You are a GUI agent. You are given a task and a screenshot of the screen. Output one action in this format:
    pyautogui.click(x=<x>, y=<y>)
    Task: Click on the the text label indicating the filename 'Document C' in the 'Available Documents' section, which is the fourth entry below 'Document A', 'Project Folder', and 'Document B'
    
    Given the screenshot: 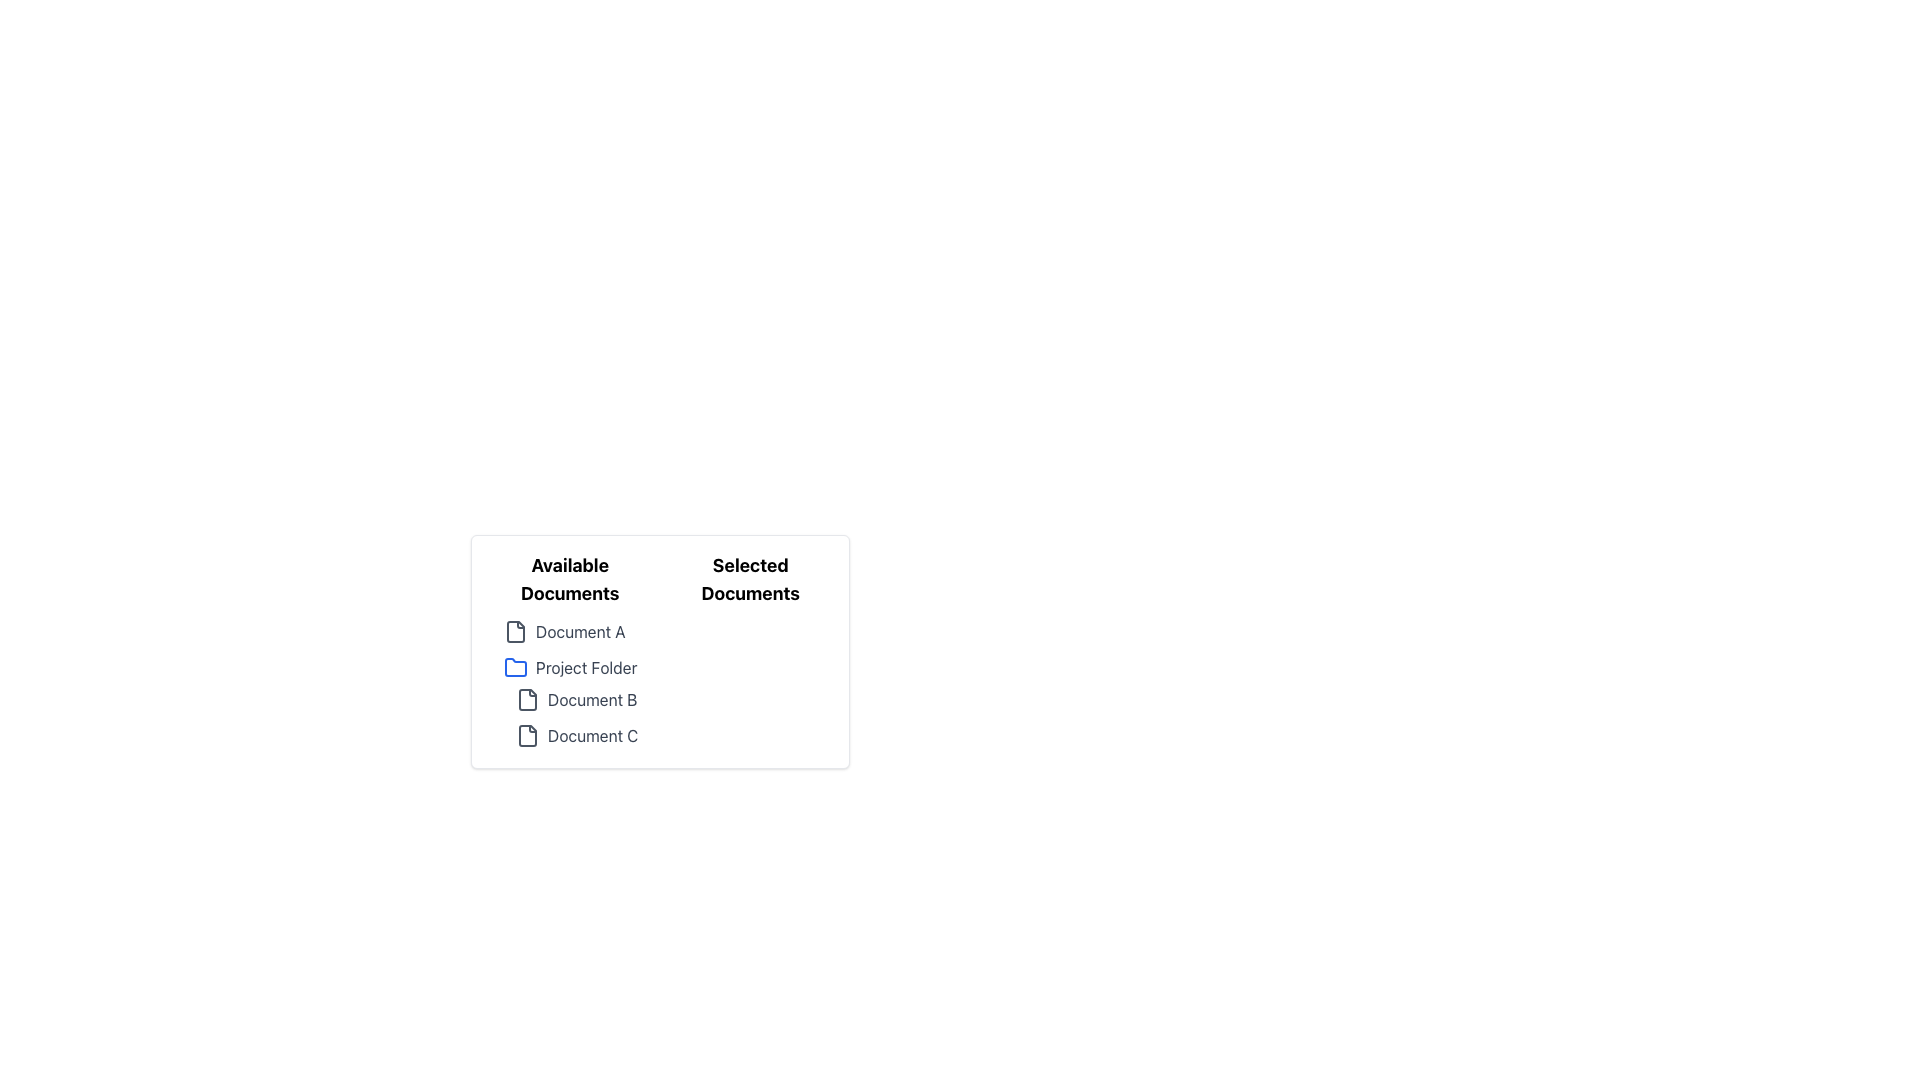 What is the action you would take?
    pyautogui.click(x=592, y=736)
    